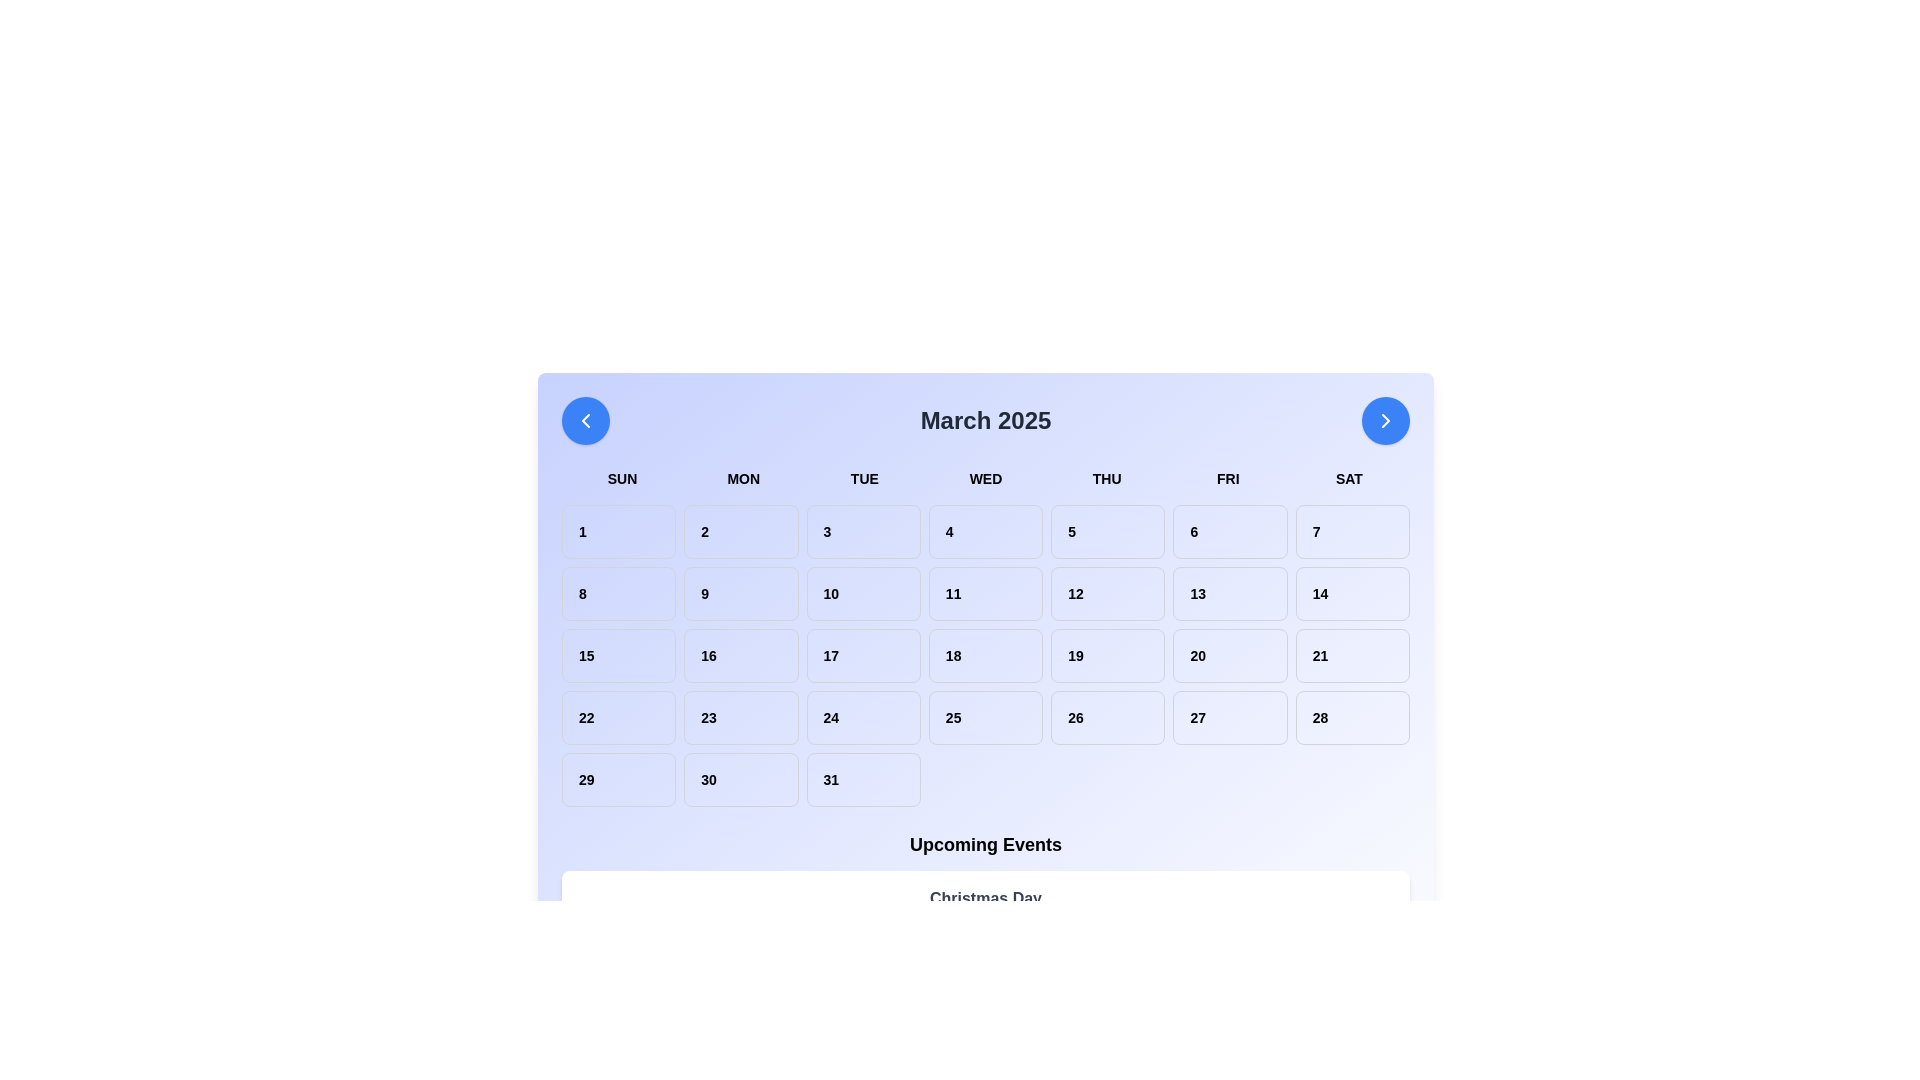  What do you see at coordinates (985, 716) in the screenshot?
I see `the calendar date button displaying '25' located in the fourth column of the last row` at bounding box center [985, 716].